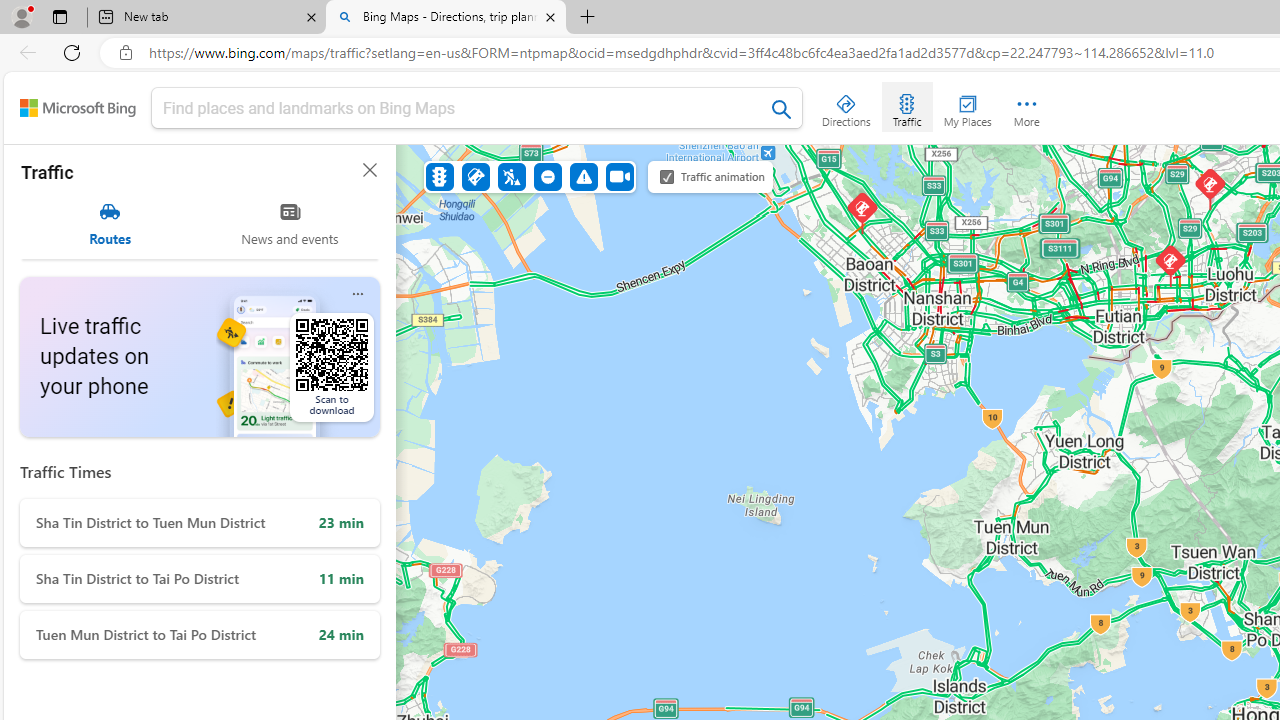 The image size is (1280, 720). I want to click on 'Directions', so click(846, 106).